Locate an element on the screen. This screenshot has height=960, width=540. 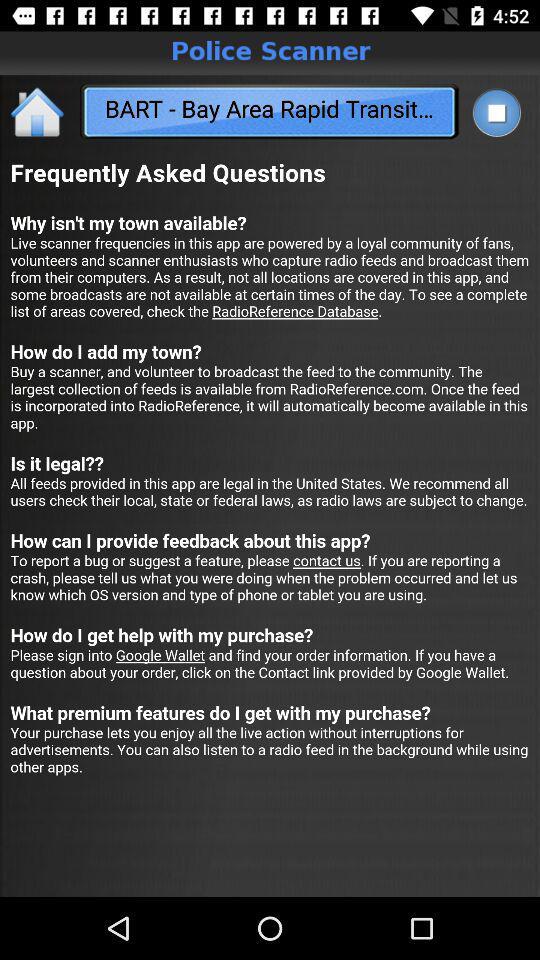
the home icon is located at coordinates (38, 111).